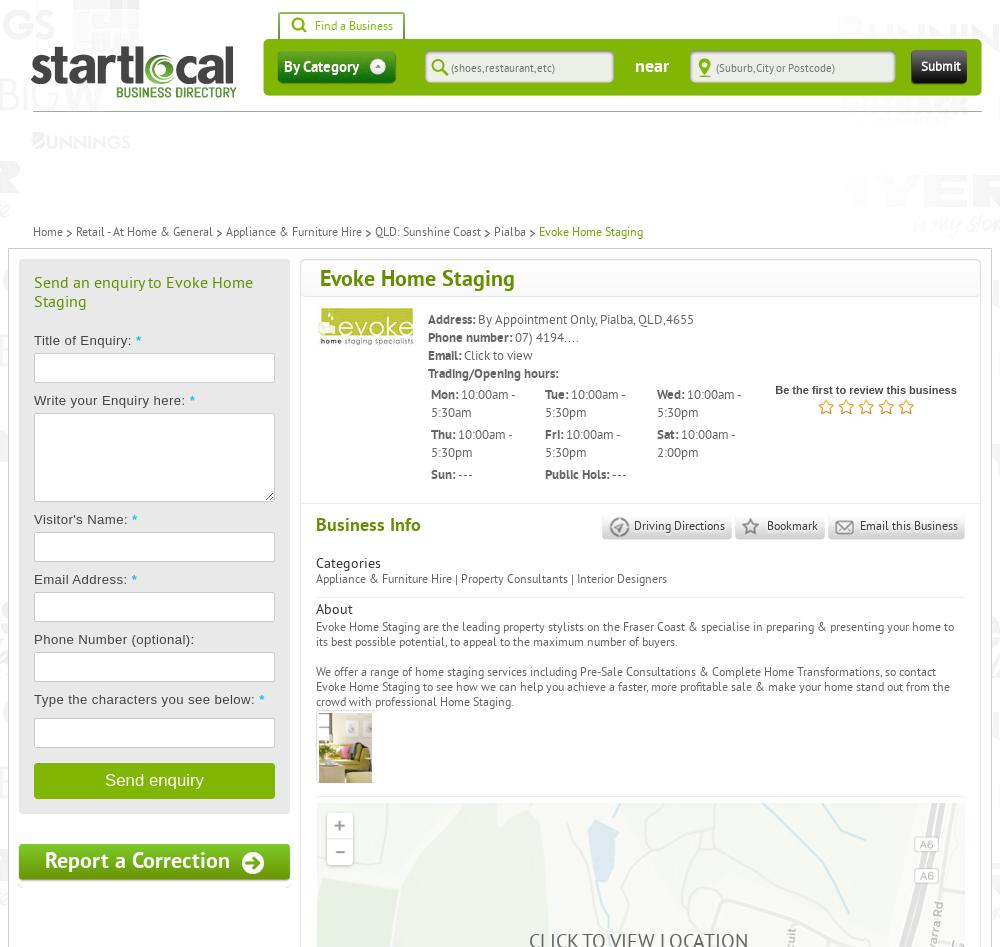 The image size is (1000, 947). Describe the element at coordinates (144, 232) in the screenshot. I see `'Retail - At Home & General'` at that location.